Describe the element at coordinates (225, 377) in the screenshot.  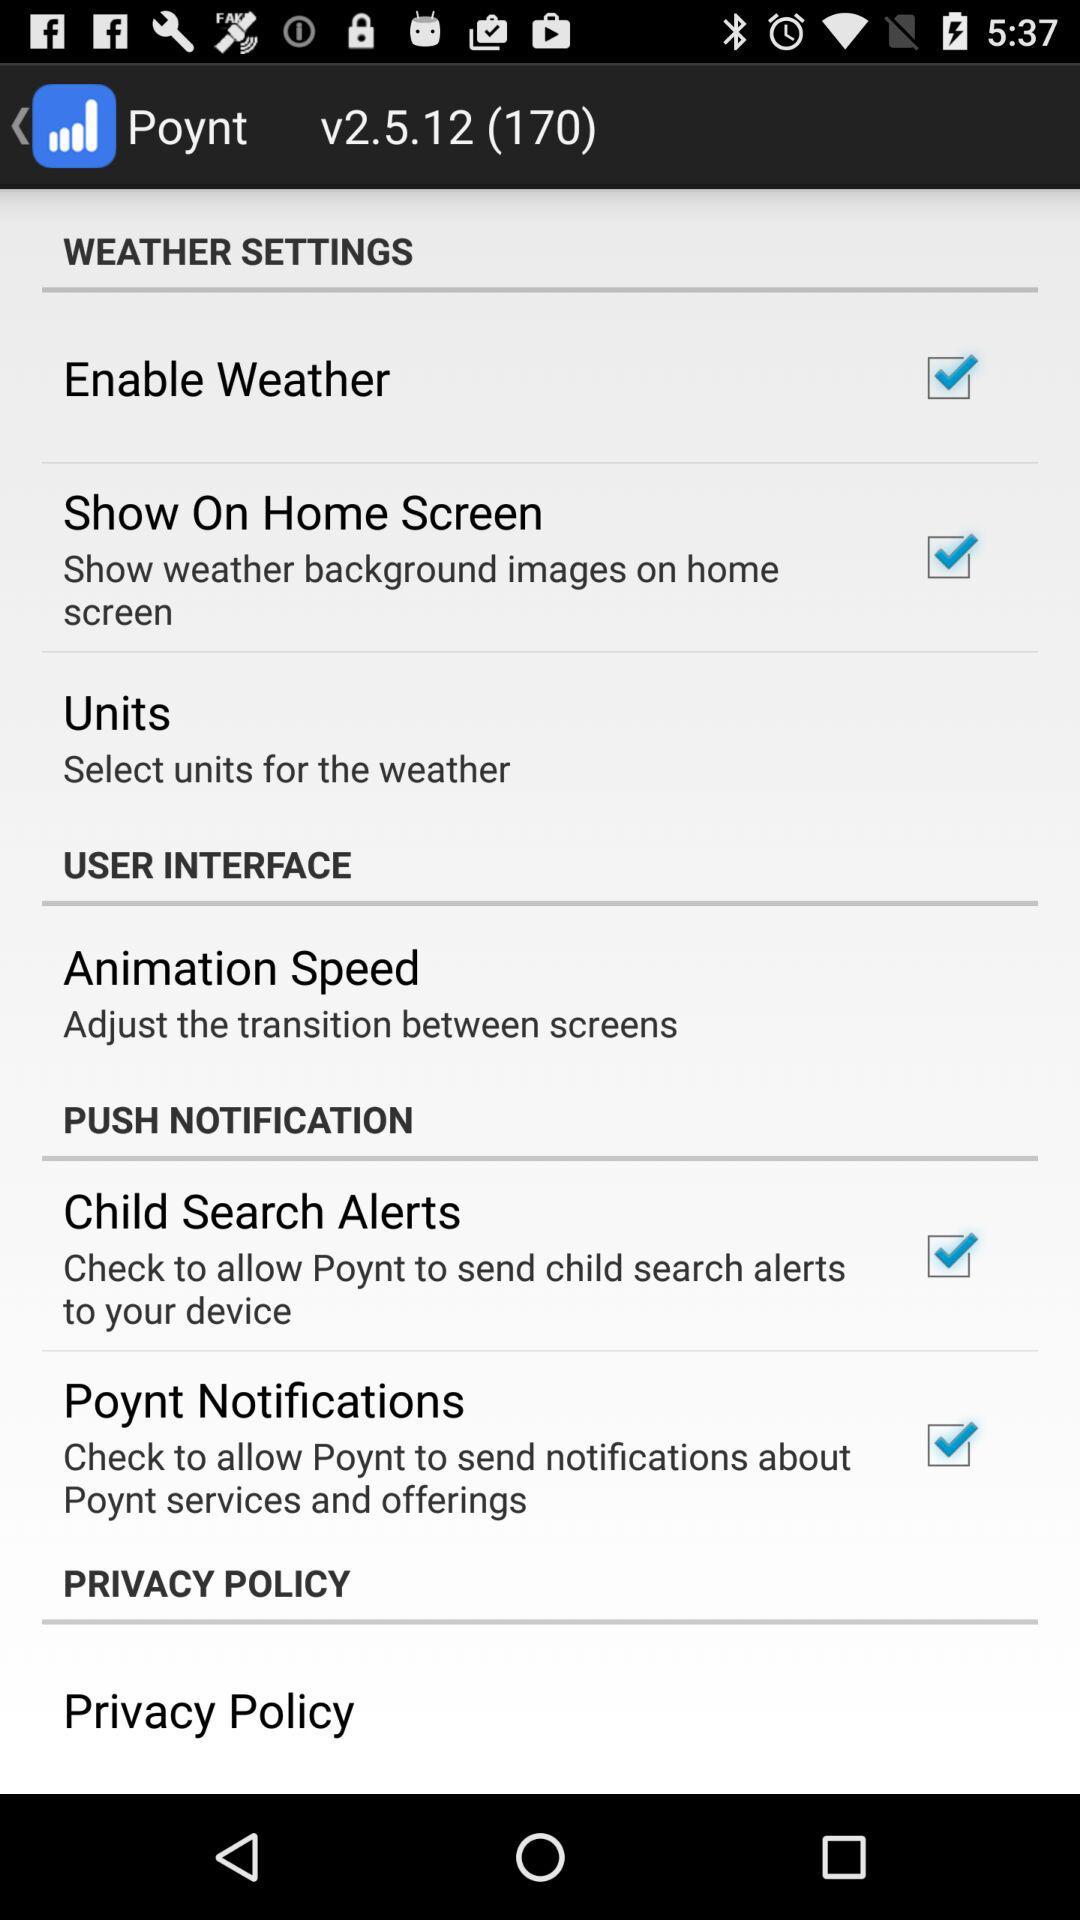
I see `the icon above the show on home item` at that location.